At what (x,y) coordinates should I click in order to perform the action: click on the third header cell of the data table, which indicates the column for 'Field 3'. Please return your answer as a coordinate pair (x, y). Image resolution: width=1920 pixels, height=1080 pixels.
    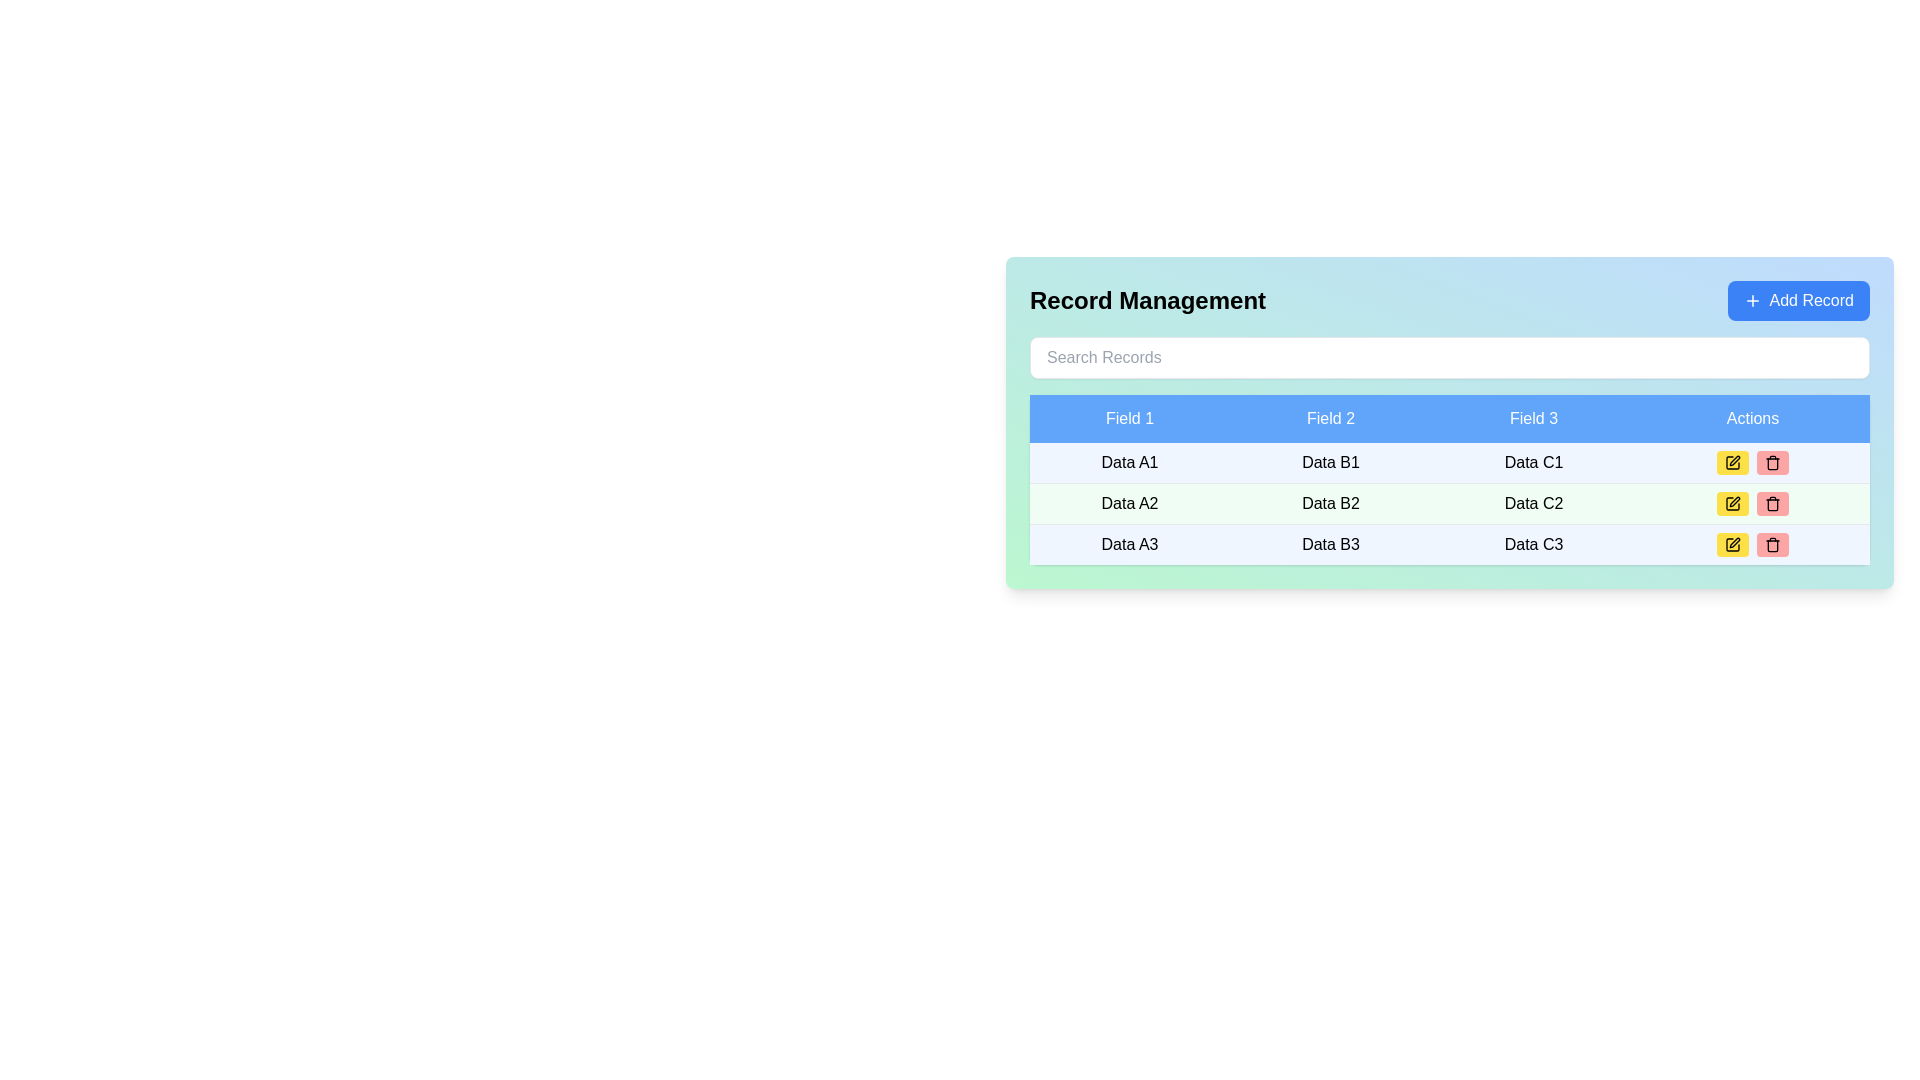
    Looking at the image, I should click on (1533, 418).